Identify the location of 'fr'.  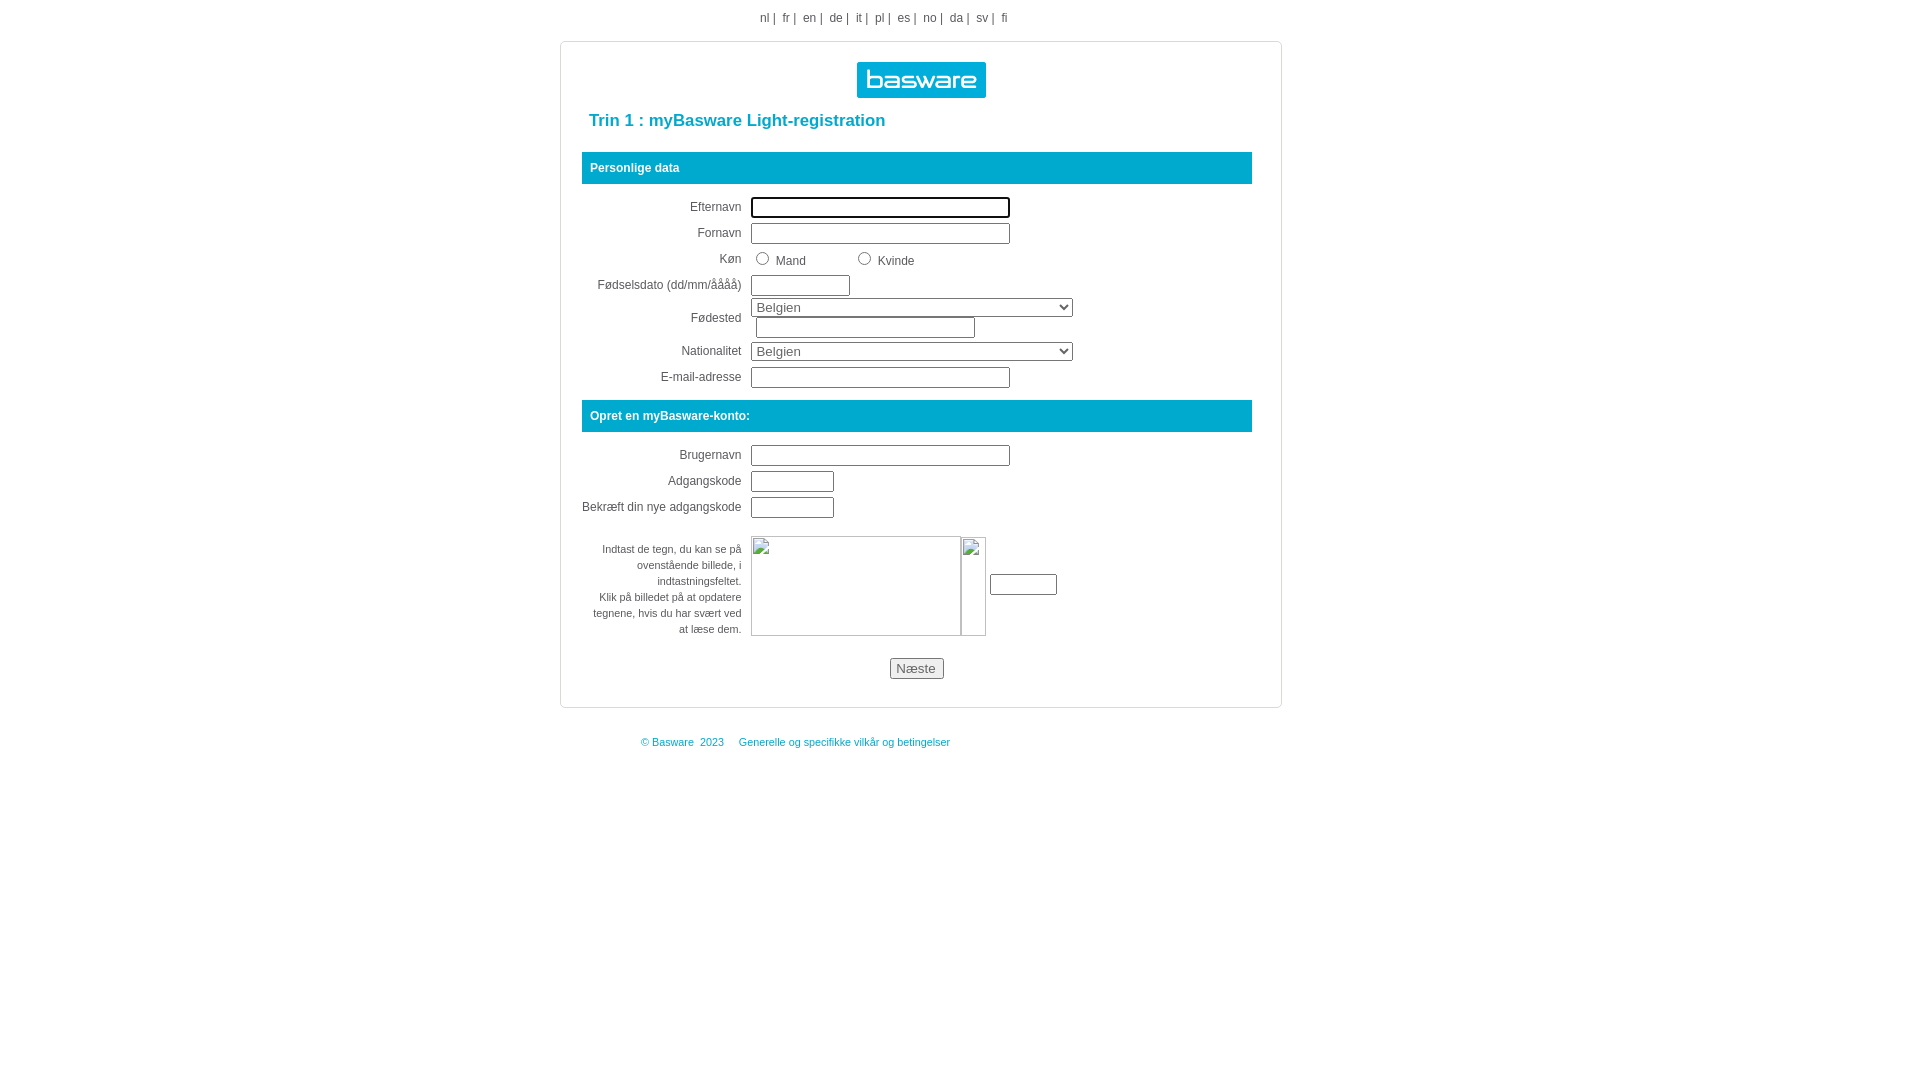
(784, 18).